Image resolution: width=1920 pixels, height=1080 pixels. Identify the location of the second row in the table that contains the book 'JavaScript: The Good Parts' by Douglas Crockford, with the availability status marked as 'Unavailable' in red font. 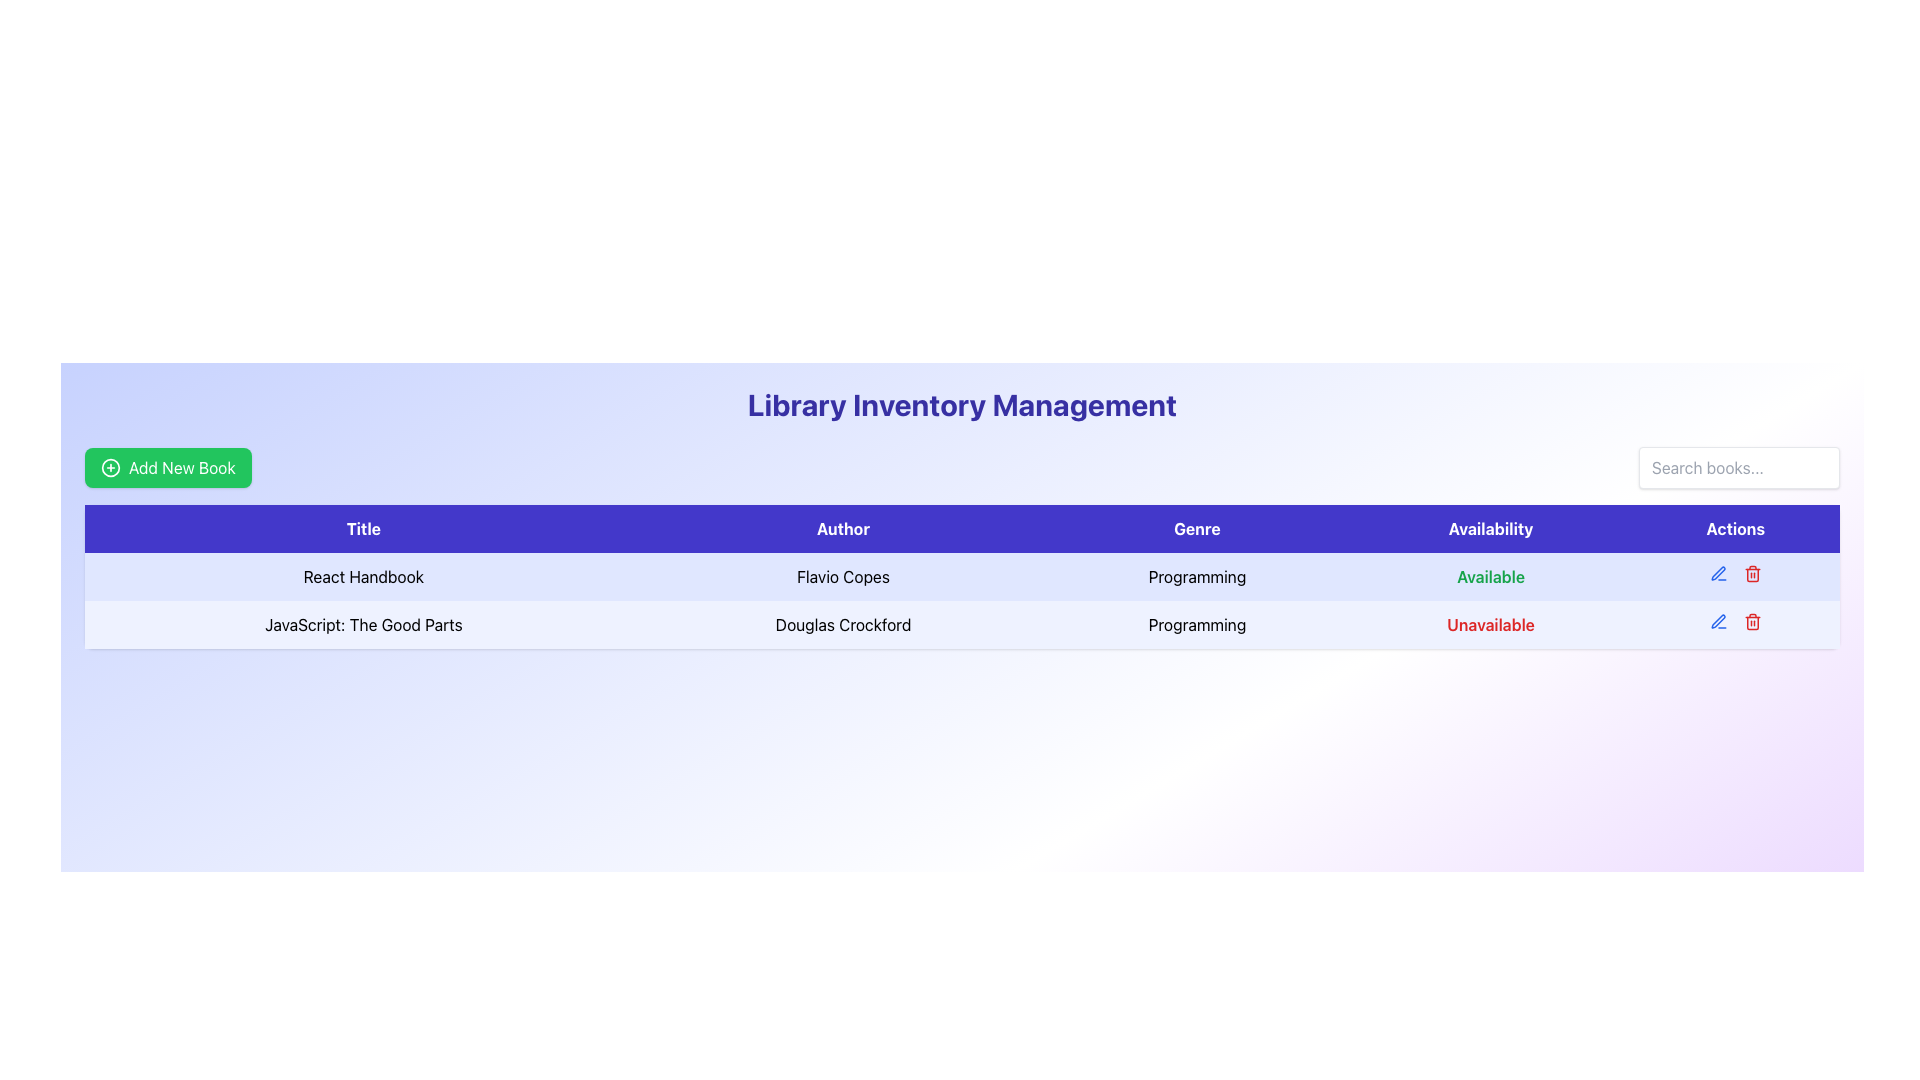
(962, 623).